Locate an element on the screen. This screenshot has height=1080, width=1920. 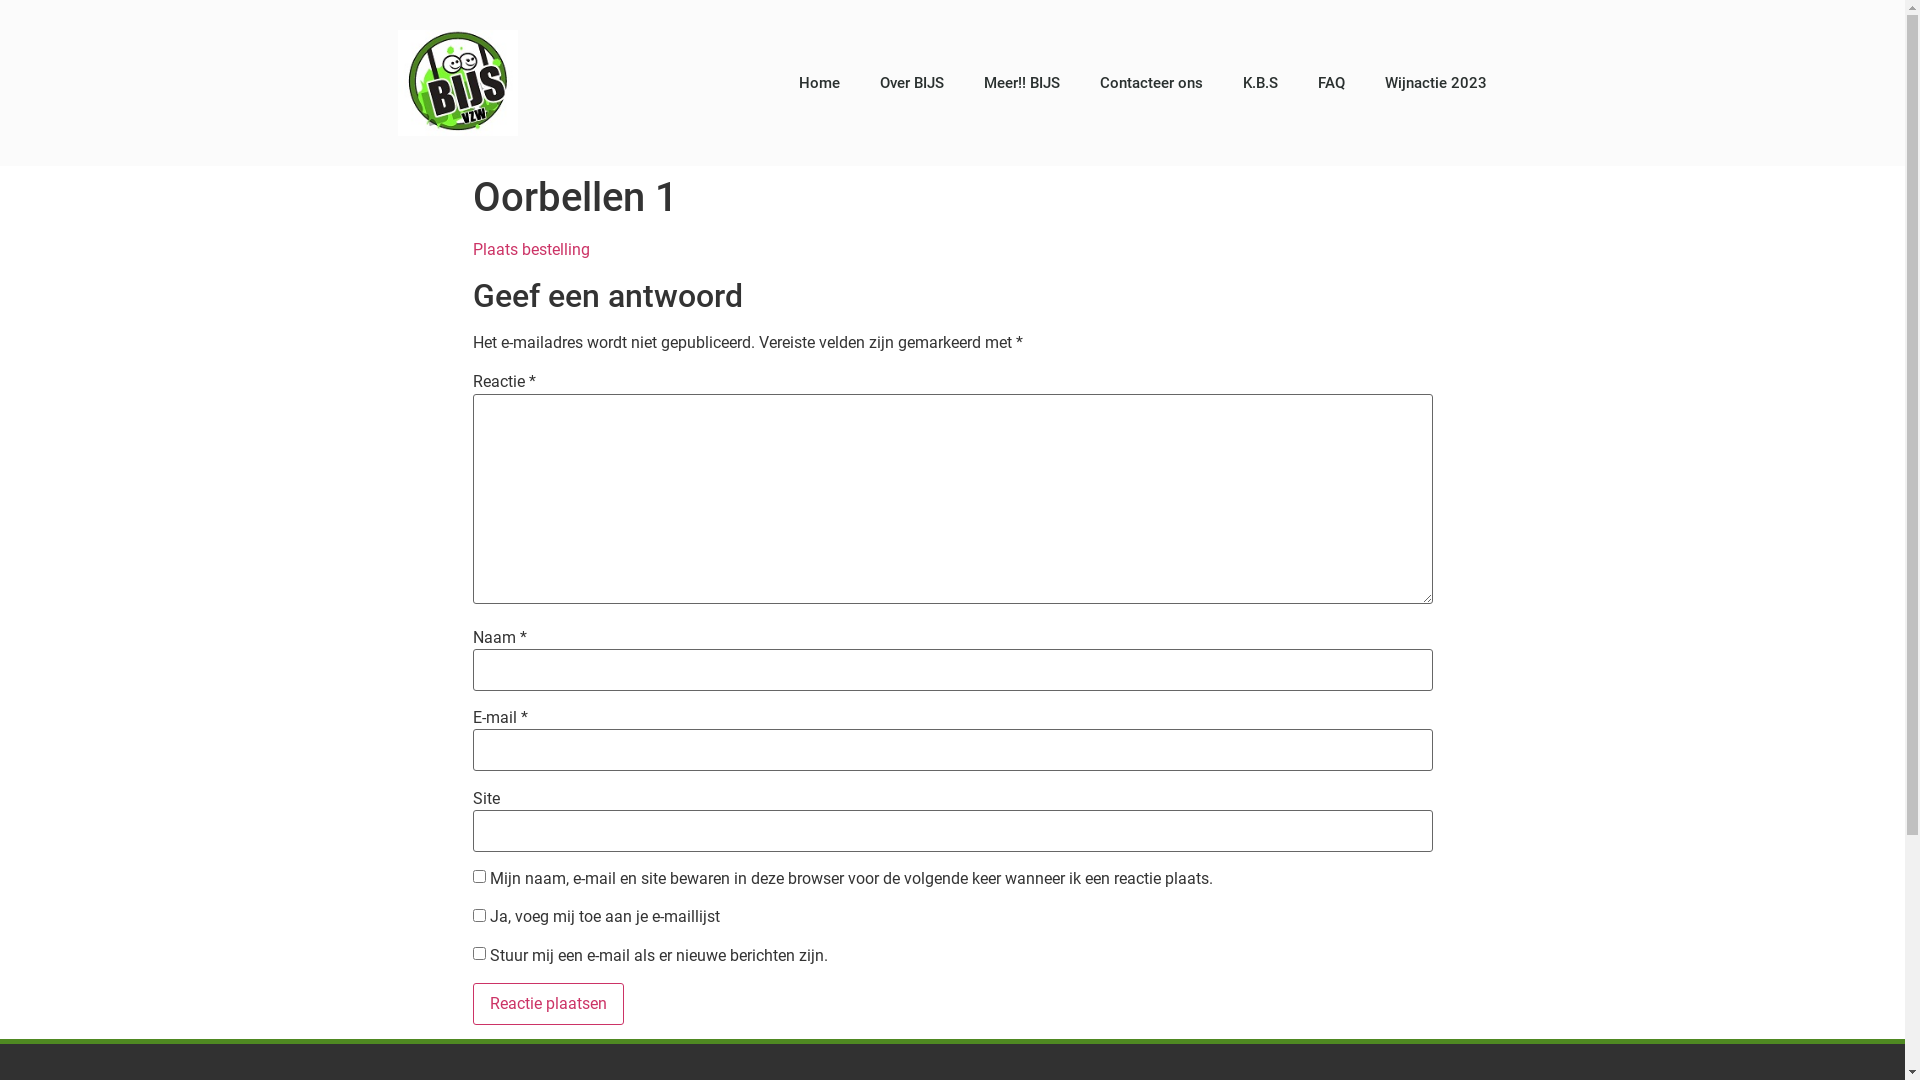
'Meer!! BIJS' is located at coordinates (964, 82).